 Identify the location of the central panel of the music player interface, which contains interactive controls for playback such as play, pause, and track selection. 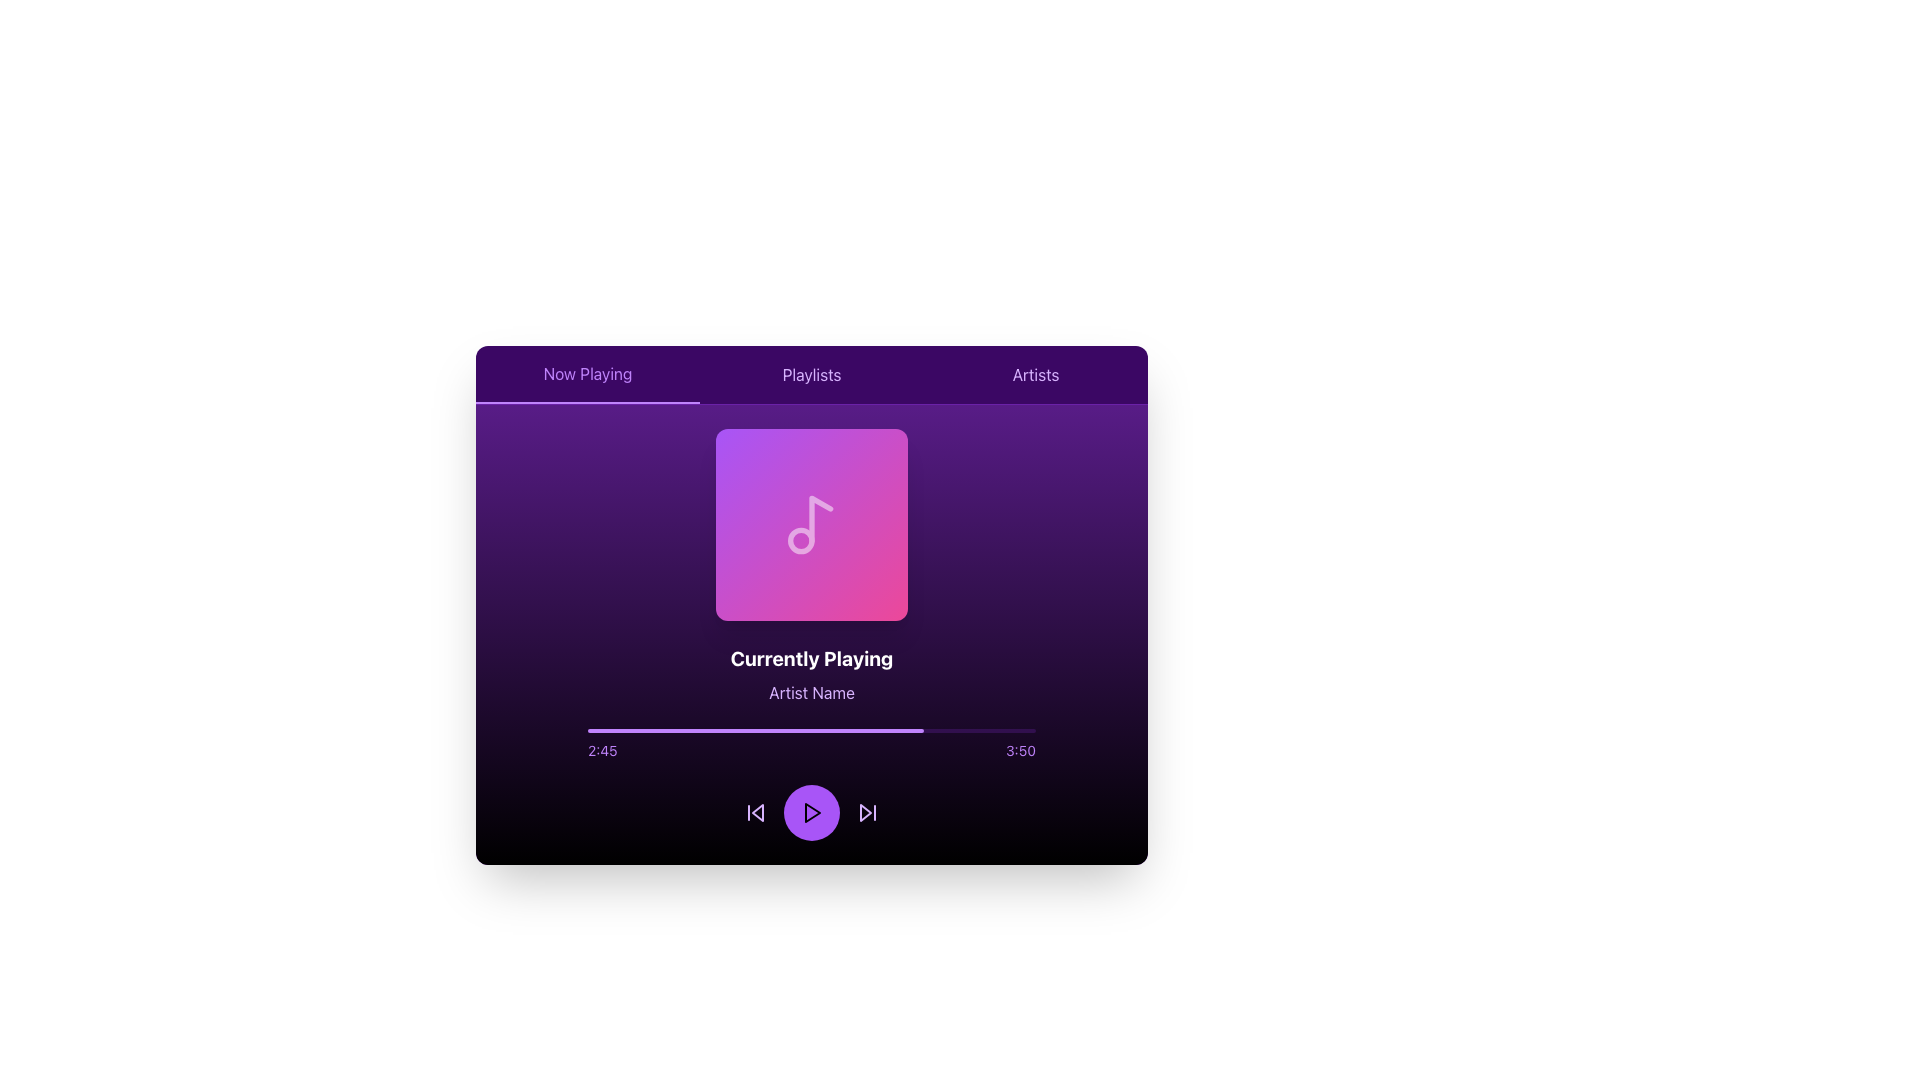
(811, 604).